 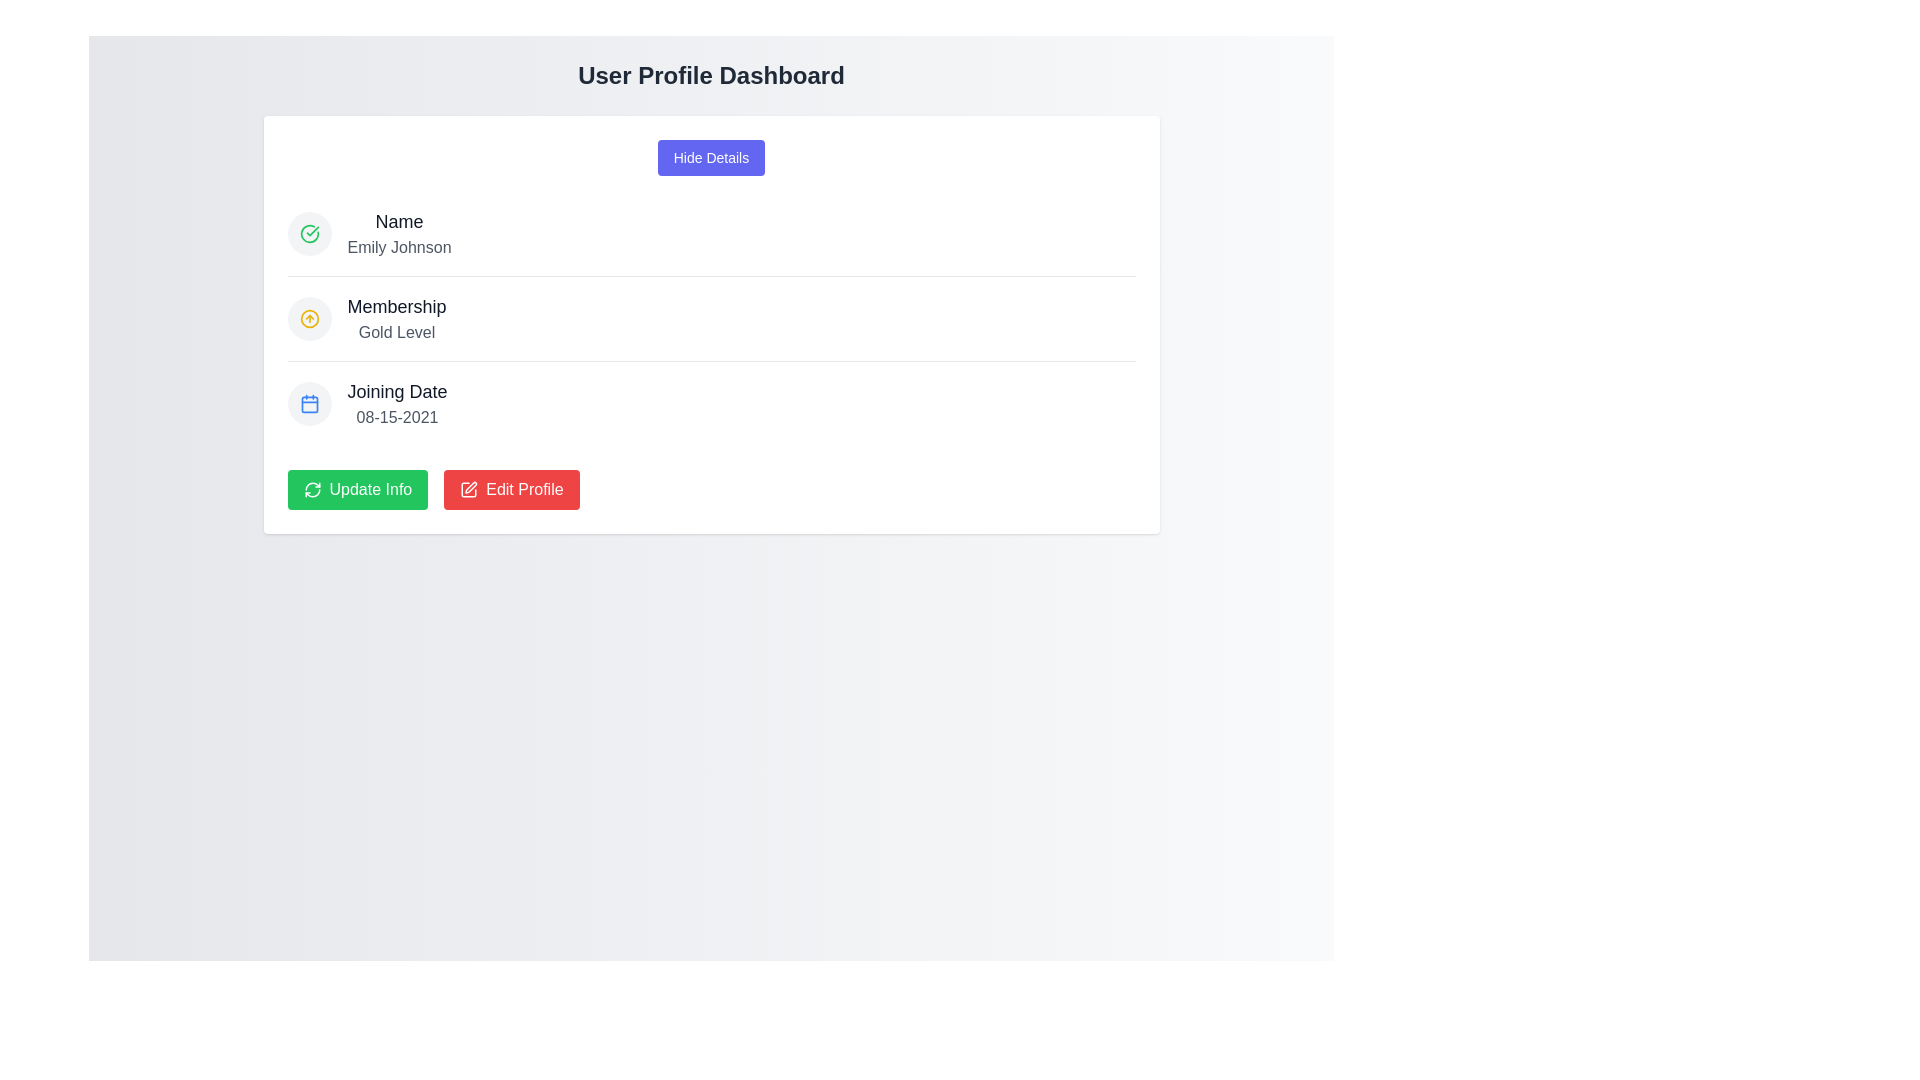 I want to click on the text label displaying the user's name, 'Emily Johnson', located below the text 'Name' in the top left area of the content card, so click(x=399, y=246).